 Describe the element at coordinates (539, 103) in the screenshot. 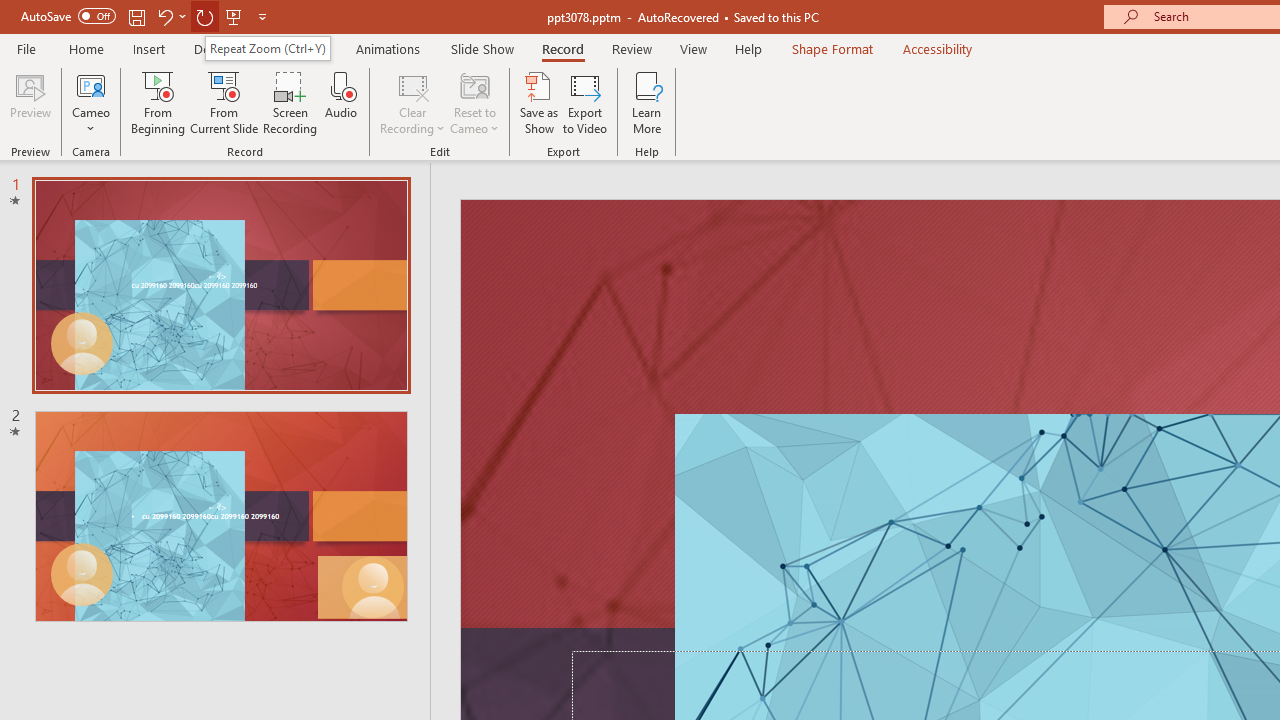

I see `'Save as Show'` at that location.